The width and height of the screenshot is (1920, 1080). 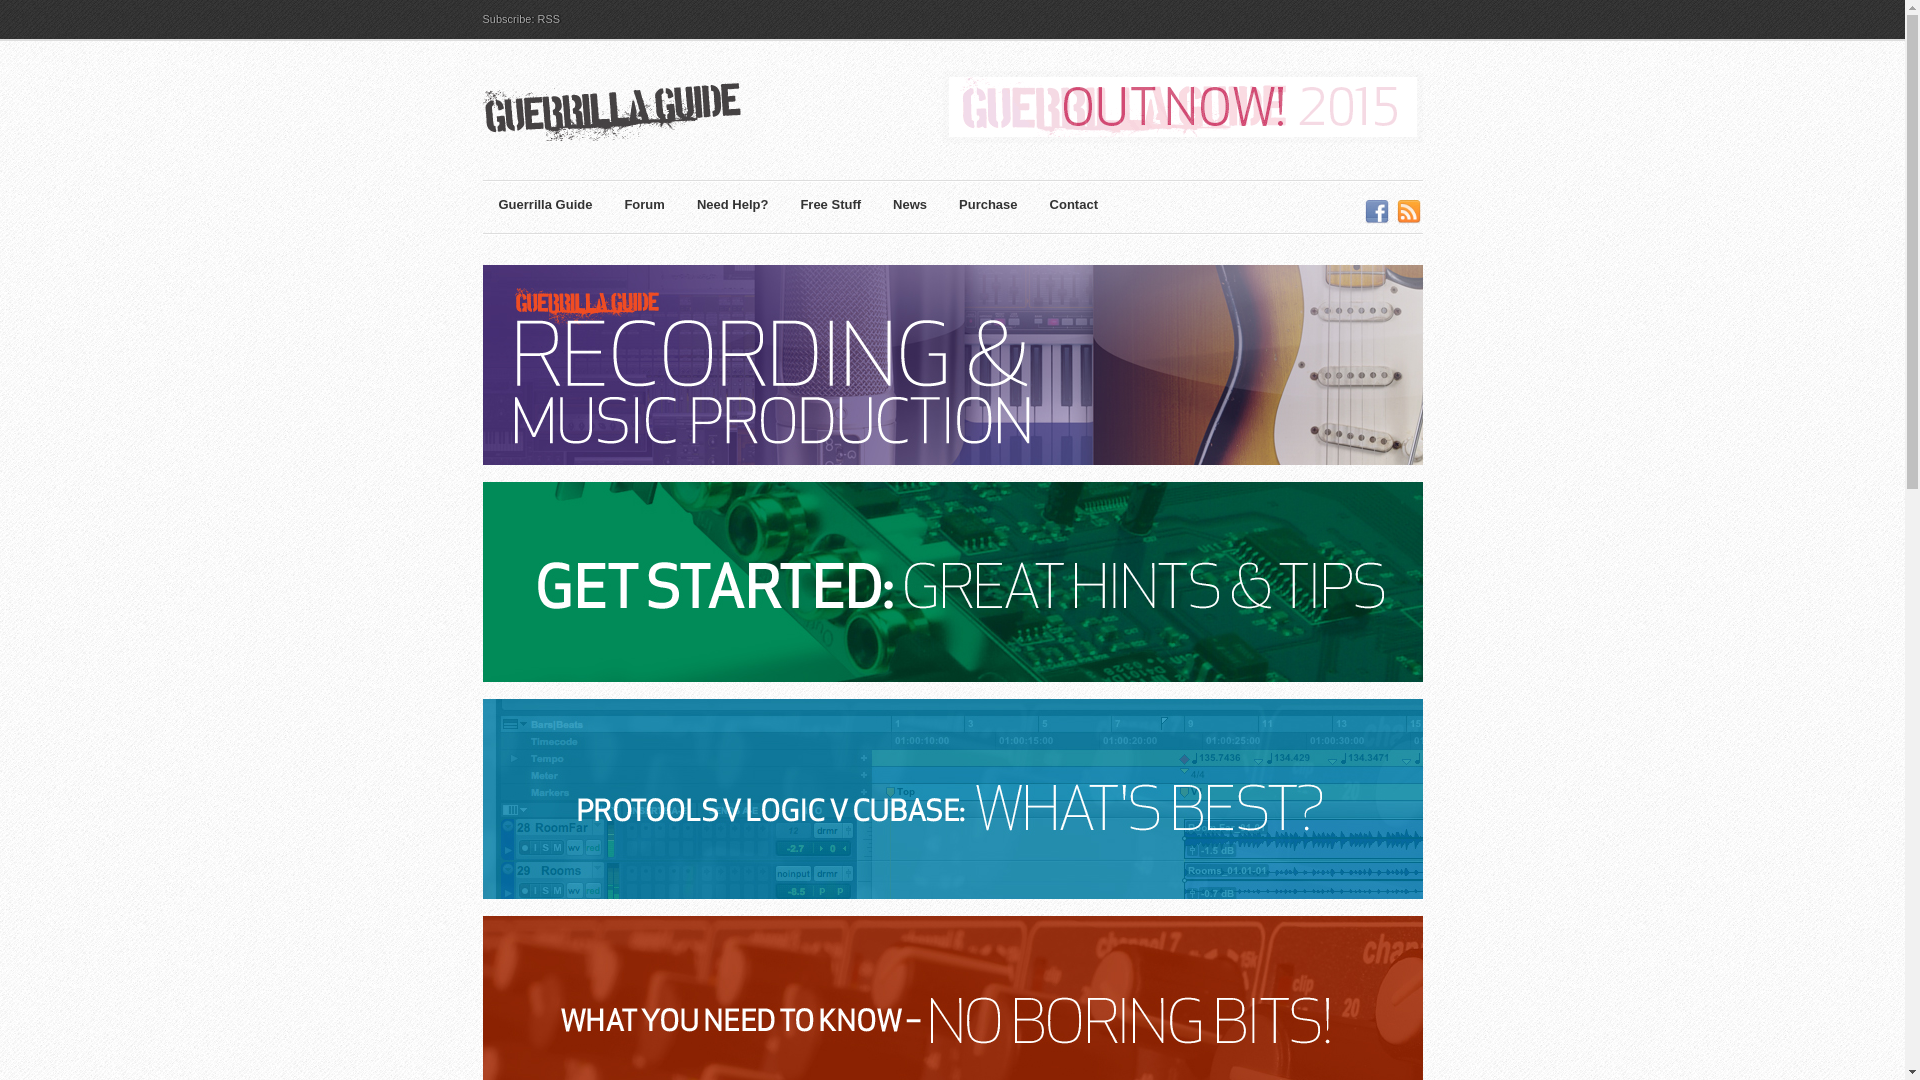 I want to click on 'Guerrilla Guide | Recording & Music Production', so click(x=652, y=115).